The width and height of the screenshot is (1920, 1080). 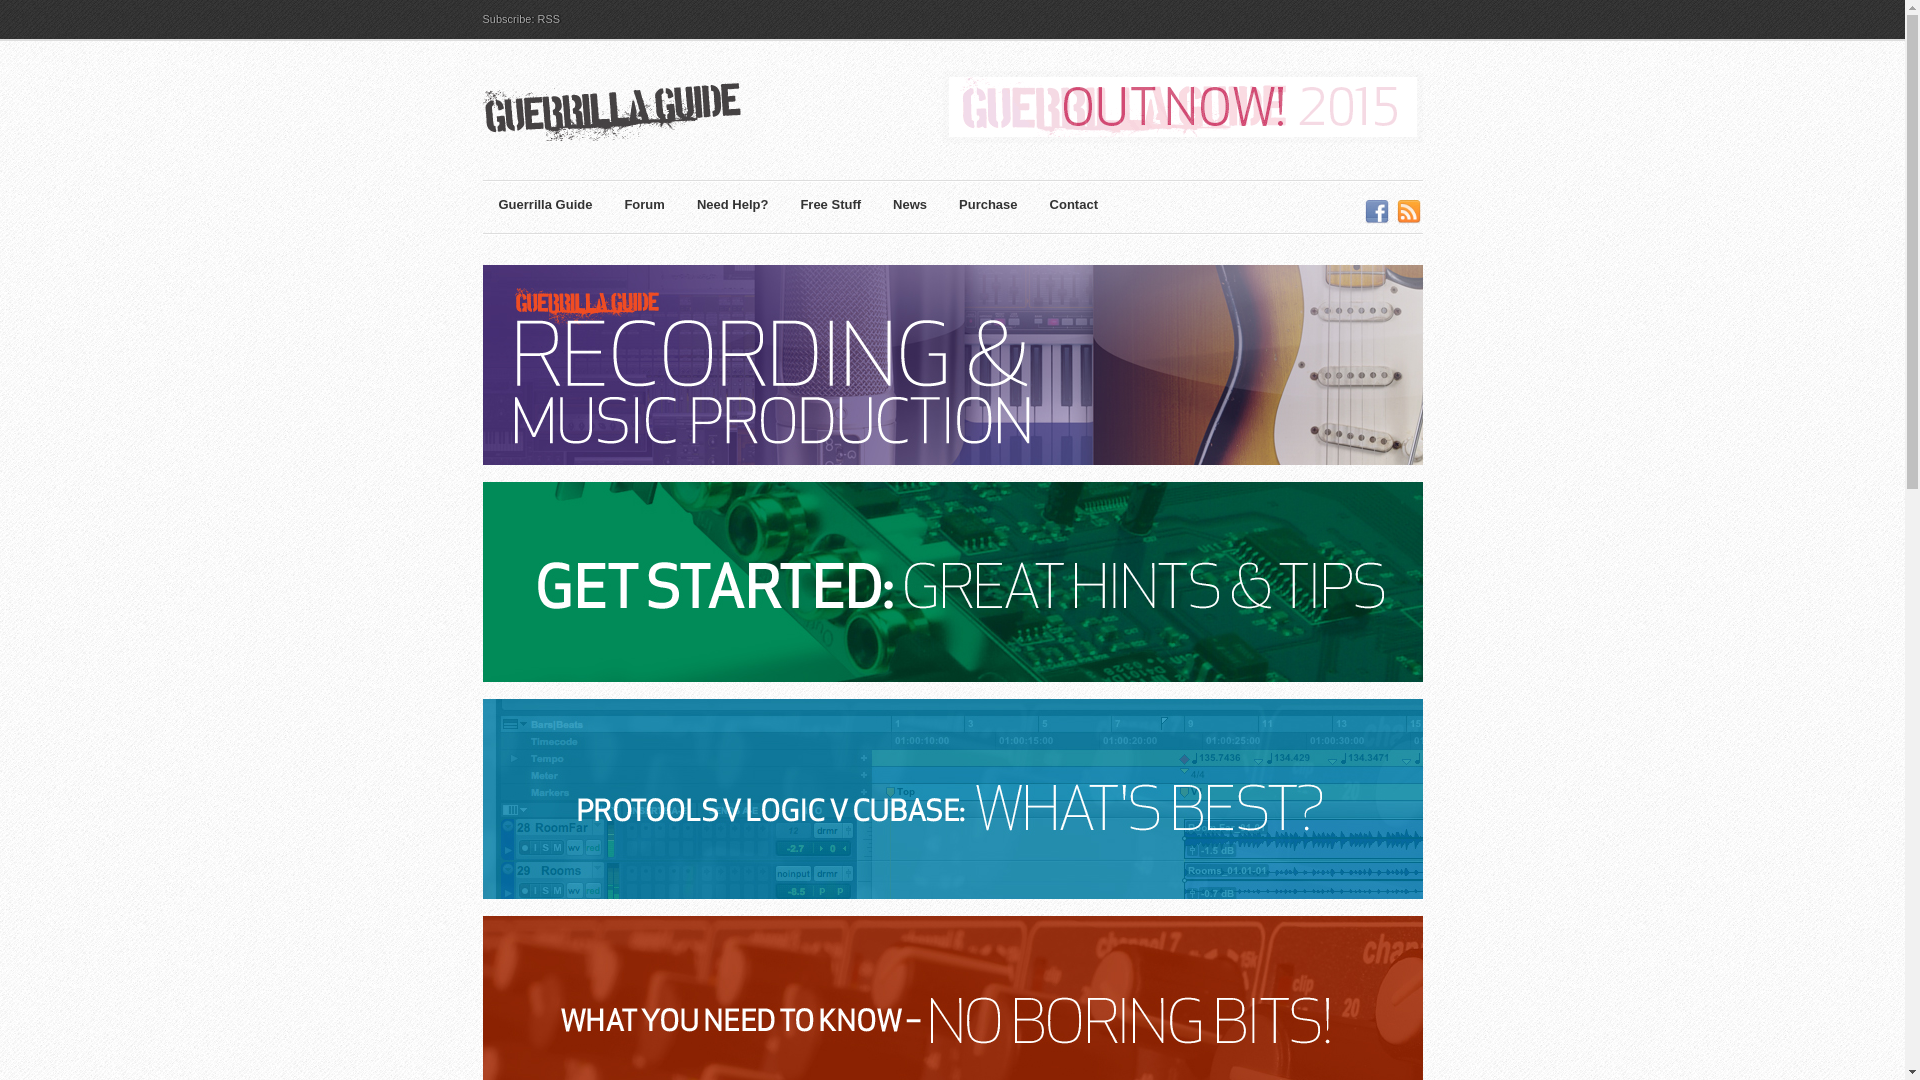 I want to click on 'Guerrilla Guide | Recording & Music Production', so click(x=652, y=115).